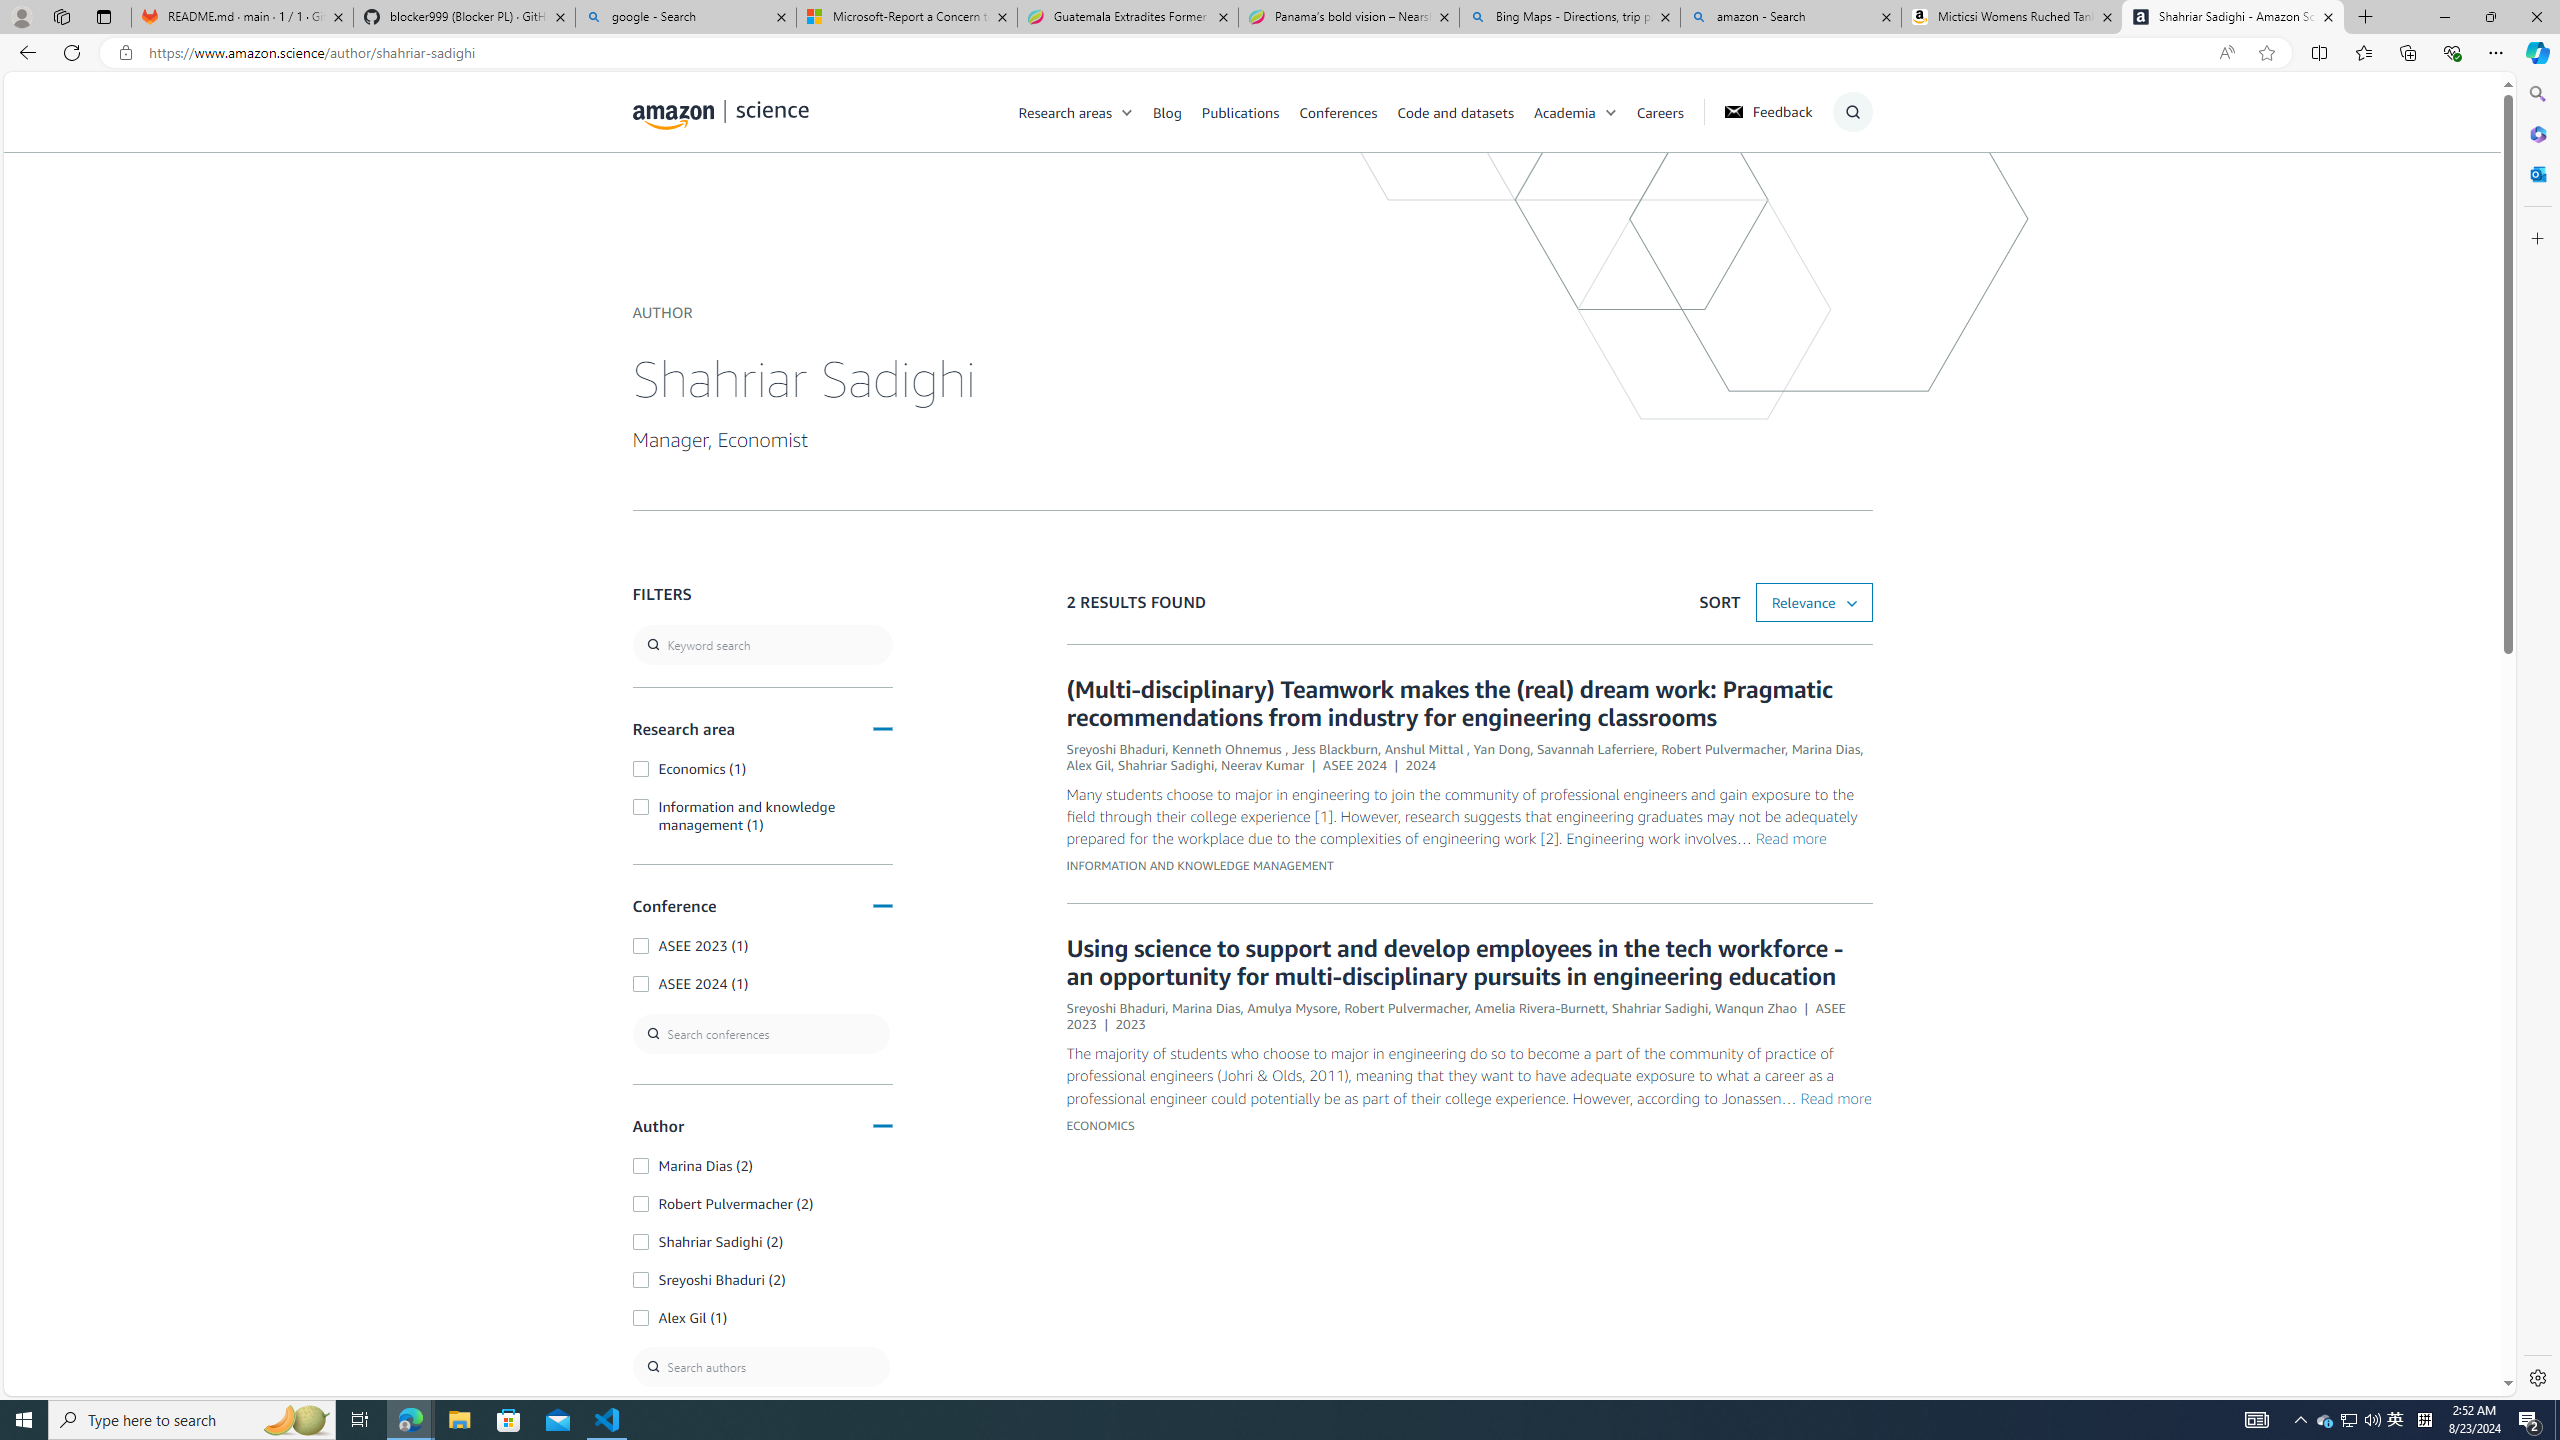  Describe the element at coordinates (2535, 172) in the screenshot. I see `'Outlook'` at that location.